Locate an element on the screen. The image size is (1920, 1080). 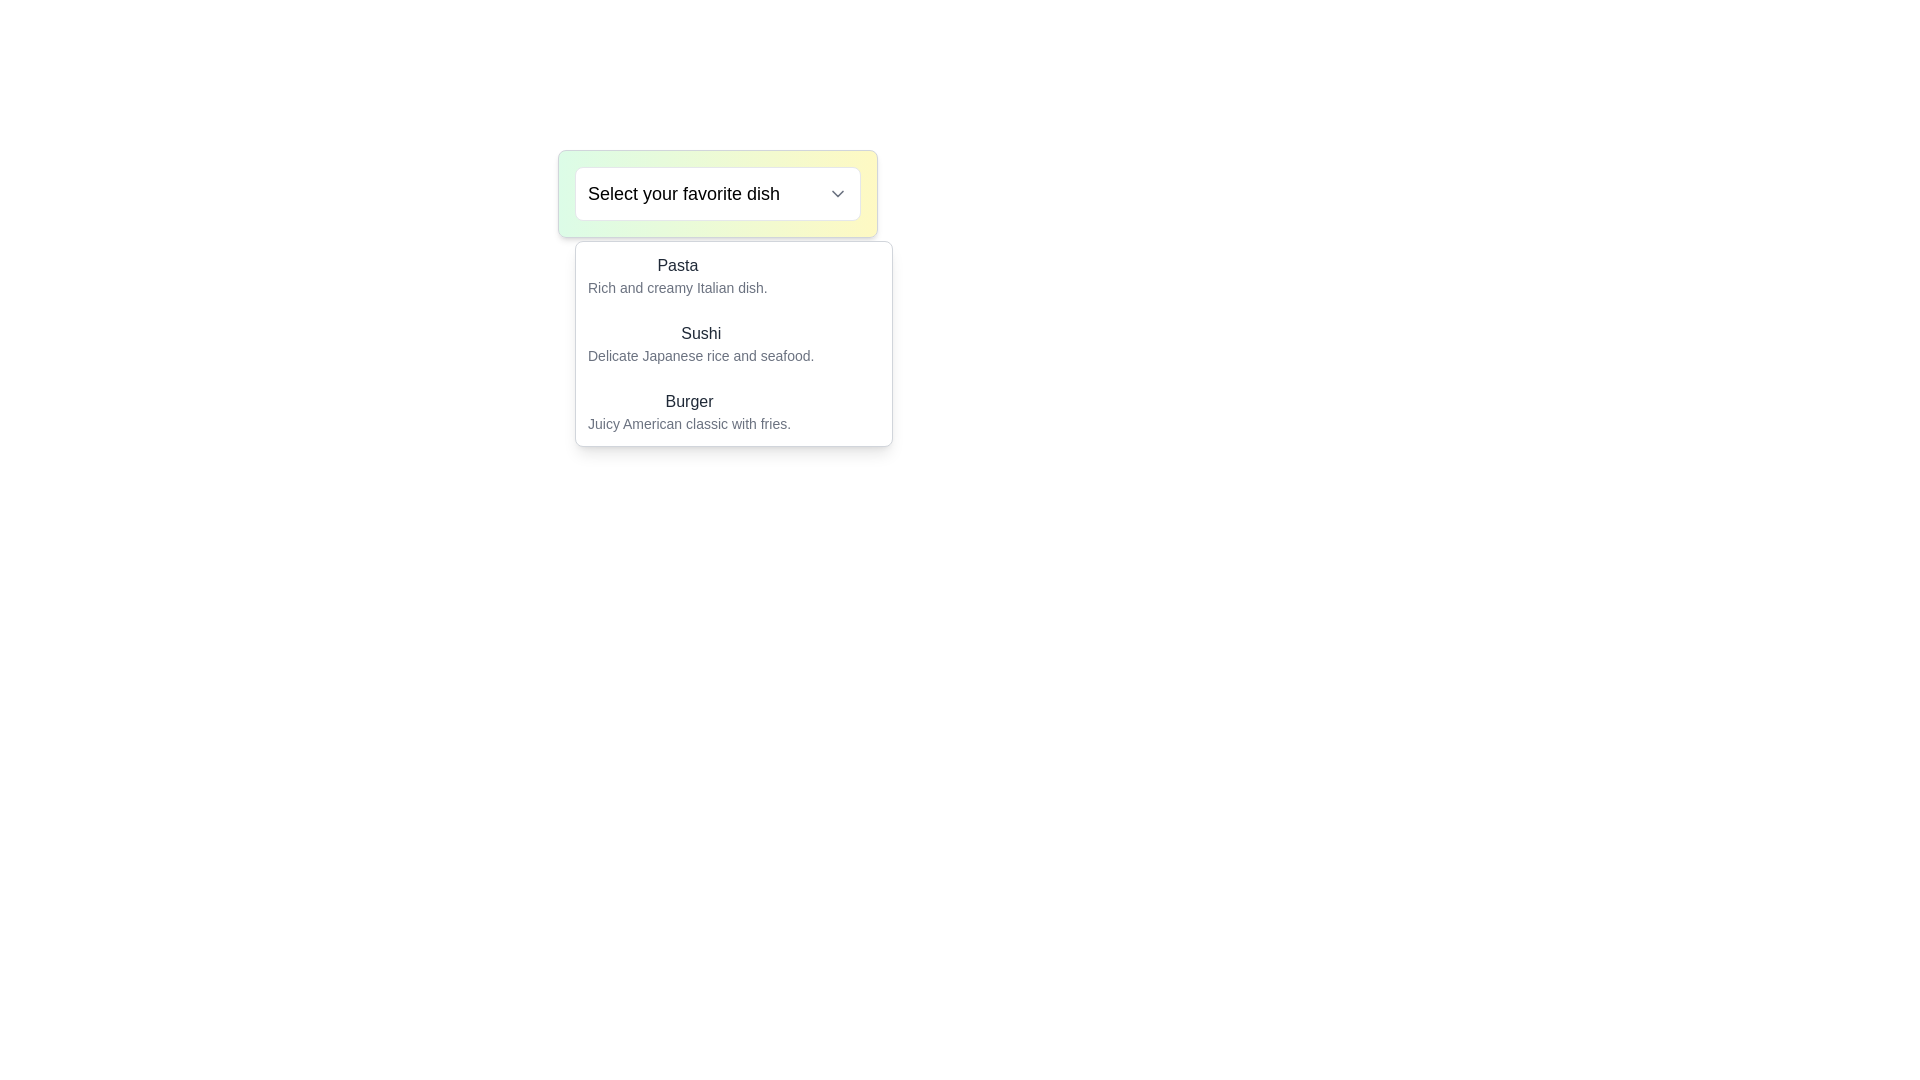
to select the second item in the dropdown list, which describes a sushi dish, located between 'Pasta - Rich and creamy Italian dish.' and 'Burger - Juicy American classic with fries.' is located at coordinates (733, 342).